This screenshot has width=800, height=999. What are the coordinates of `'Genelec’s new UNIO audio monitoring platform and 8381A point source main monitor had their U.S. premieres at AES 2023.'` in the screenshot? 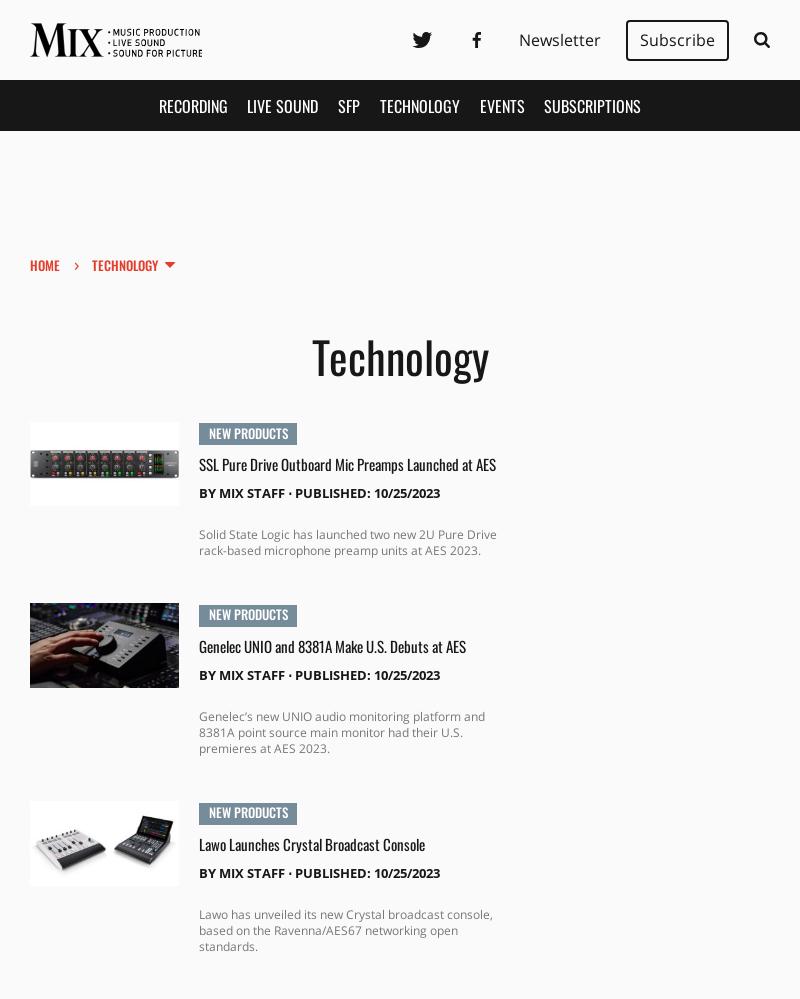 It's located at (341, 730).